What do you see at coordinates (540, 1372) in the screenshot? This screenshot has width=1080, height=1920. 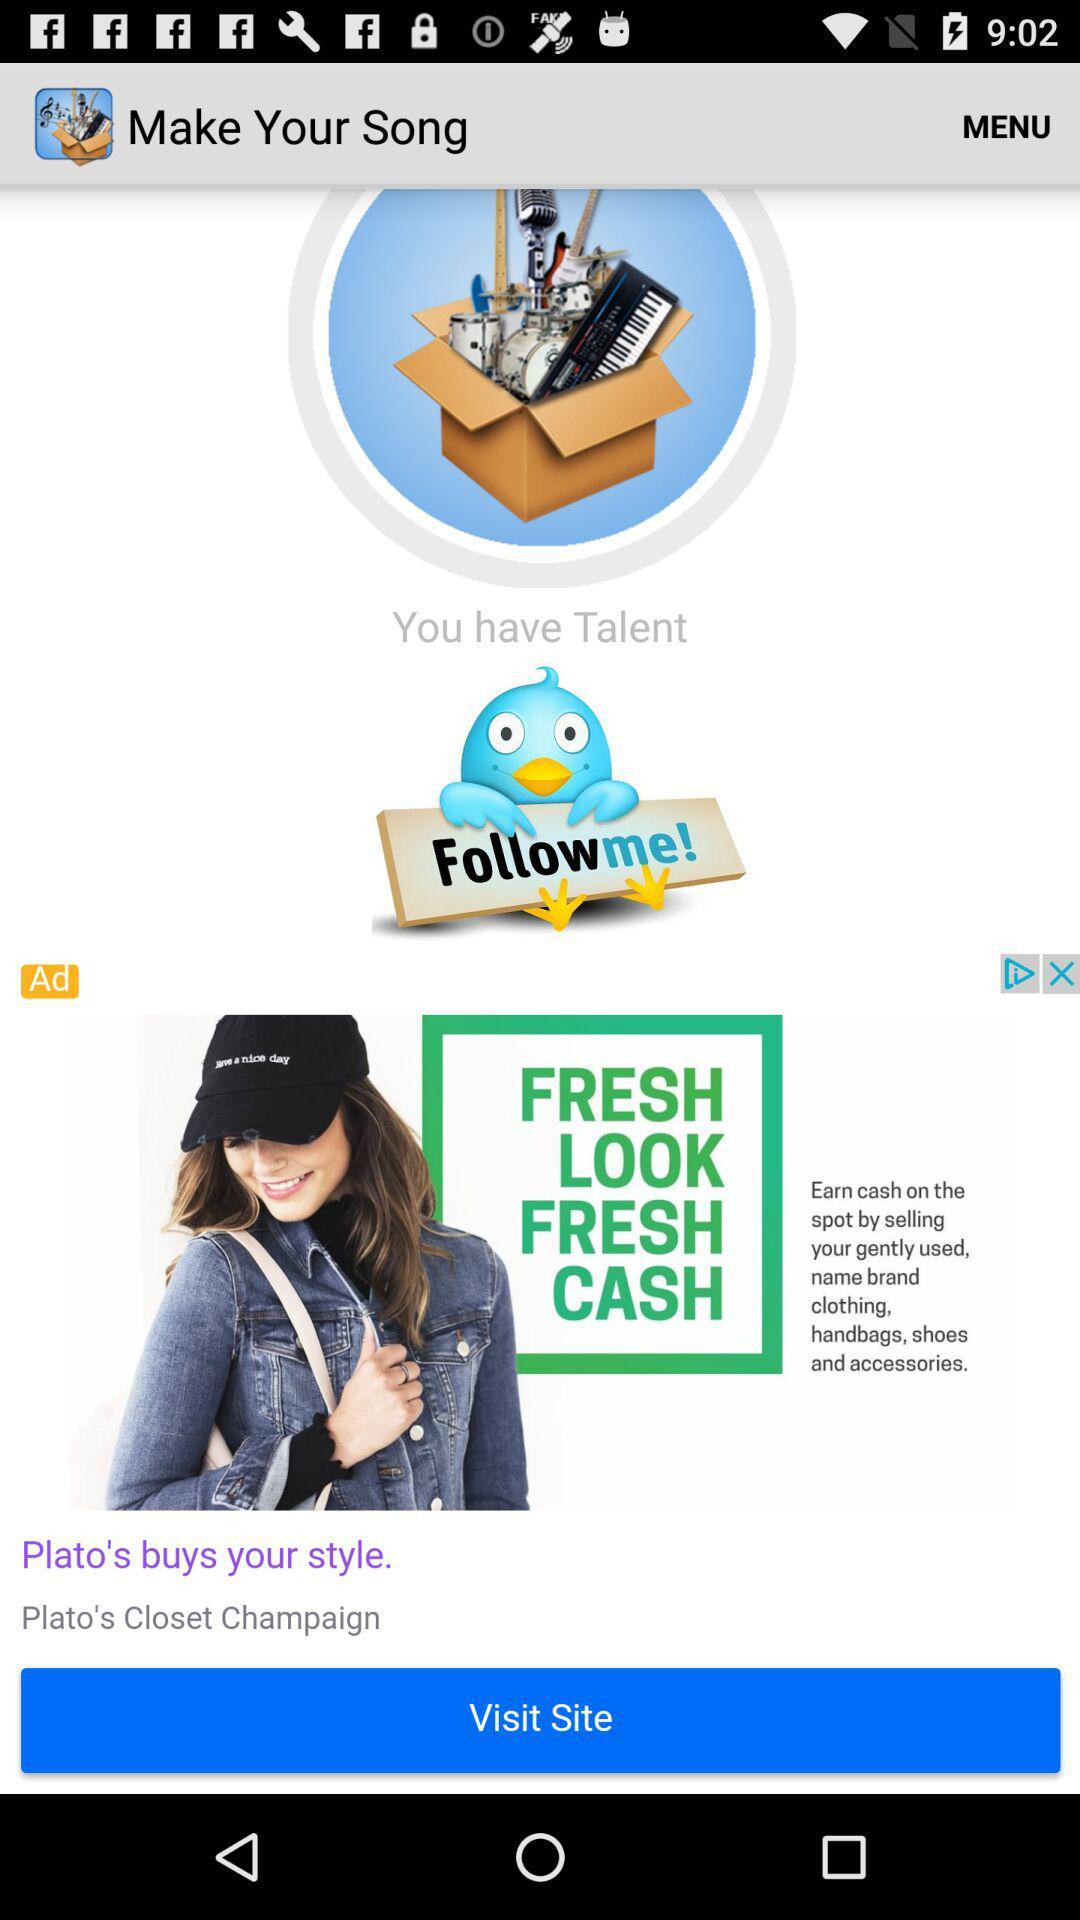 I see `visit another site` at bounding box center [540, 1372].